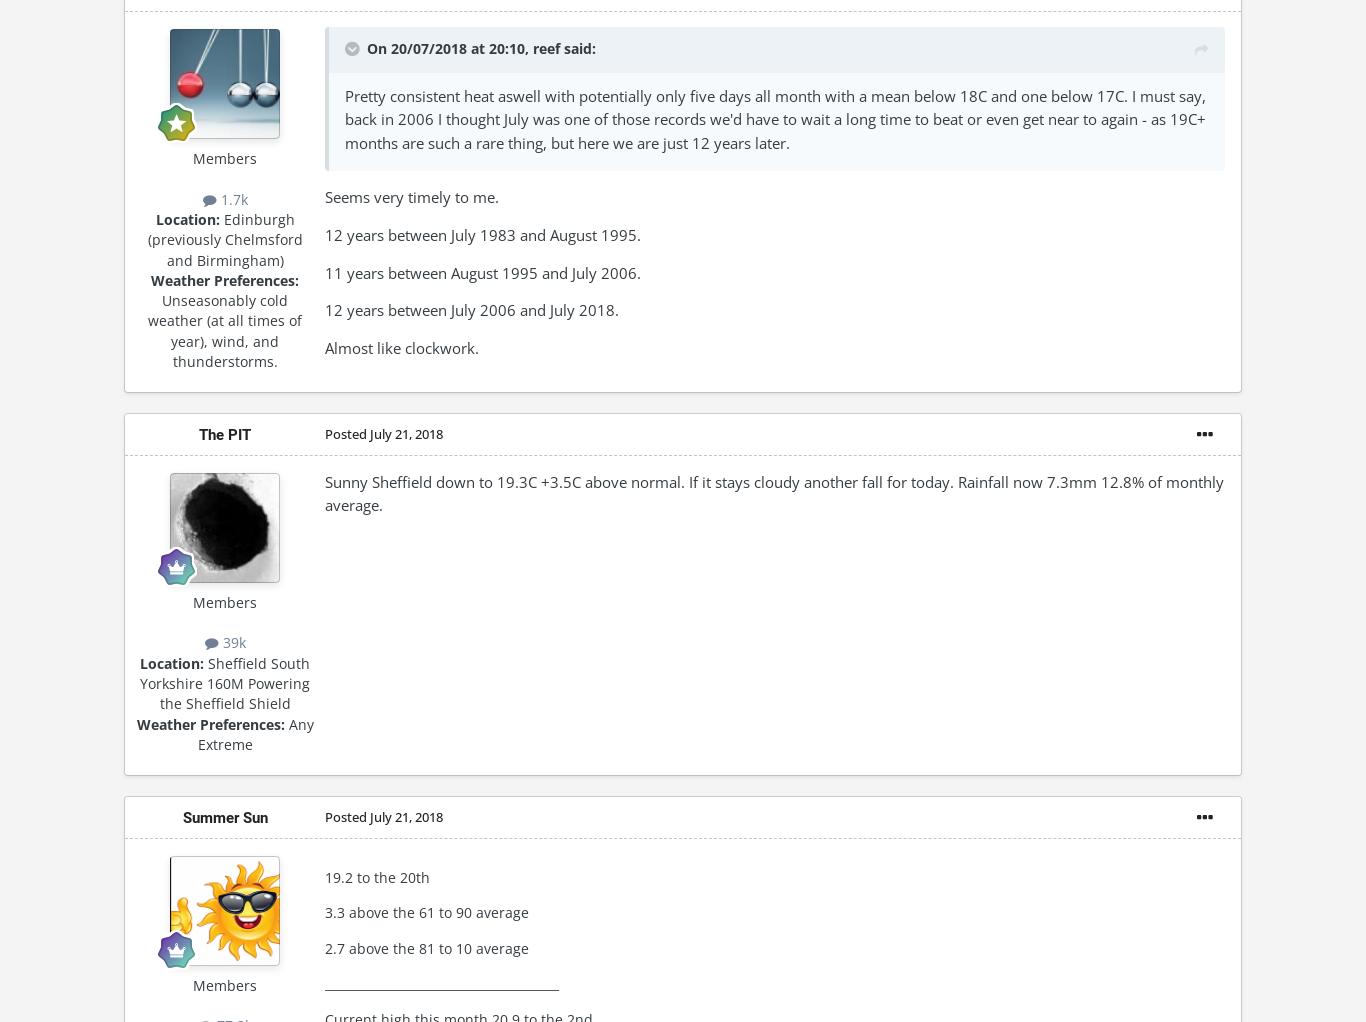  Describe the element at coordinates (223, 434) in the screenshot. I see `'The PIT'` at that location.